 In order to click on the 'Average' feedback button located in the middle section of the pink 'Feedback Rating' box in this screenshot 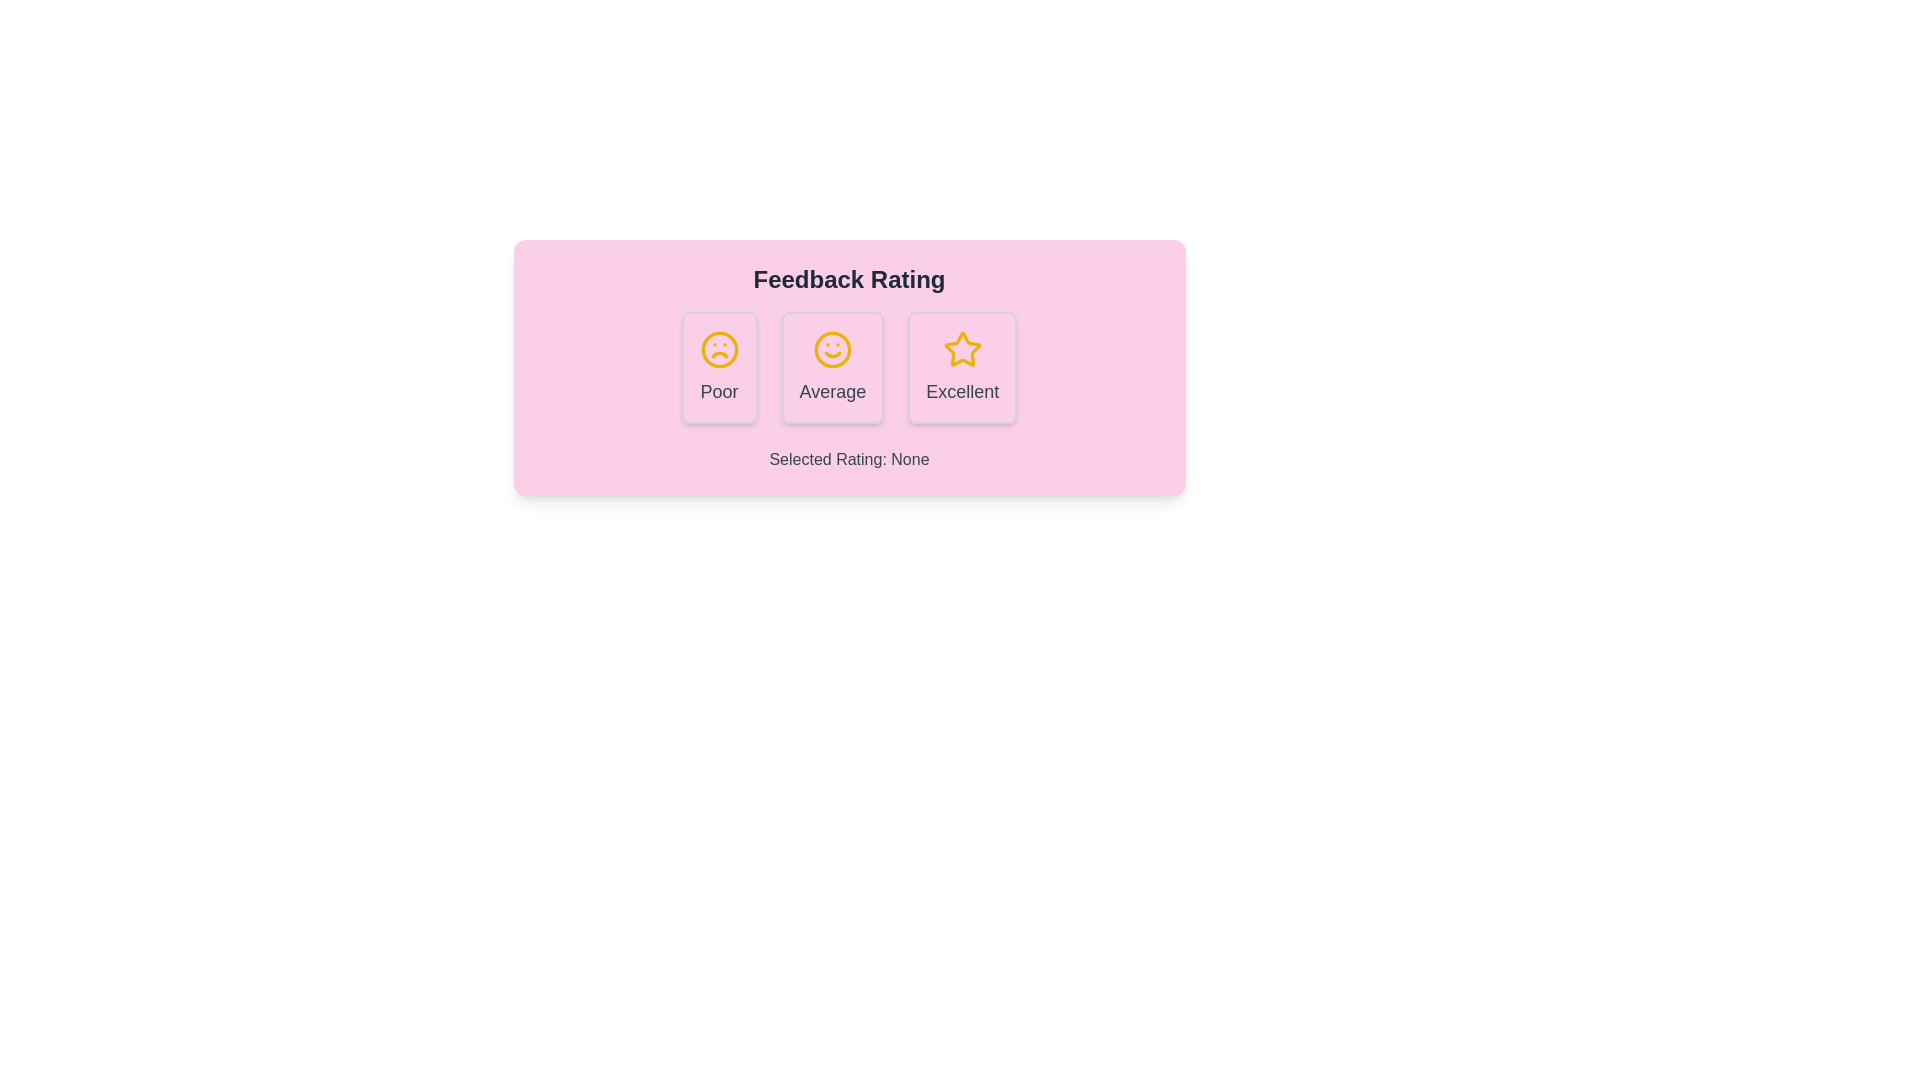, I will do `click(849, 367)`.